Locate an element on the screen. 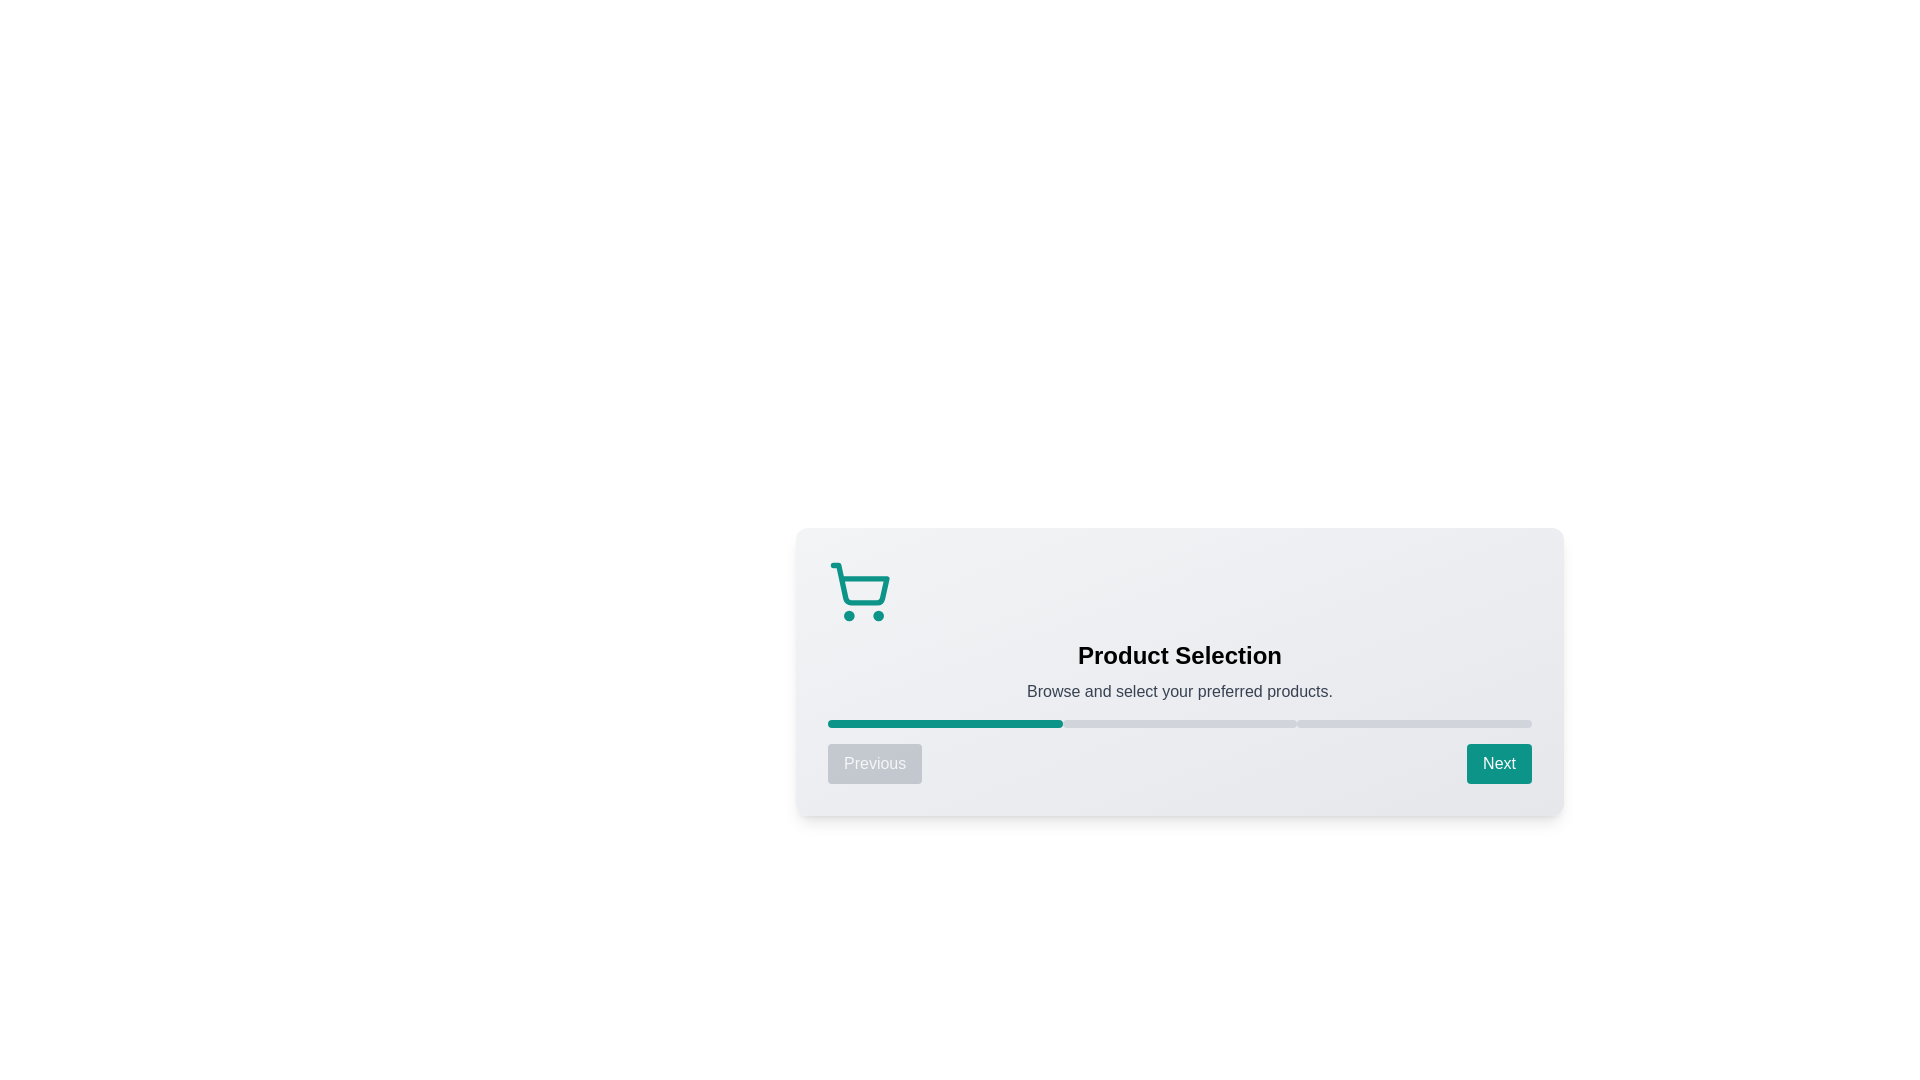  the progress bar to view its state is located at coordinates (1180, 724).